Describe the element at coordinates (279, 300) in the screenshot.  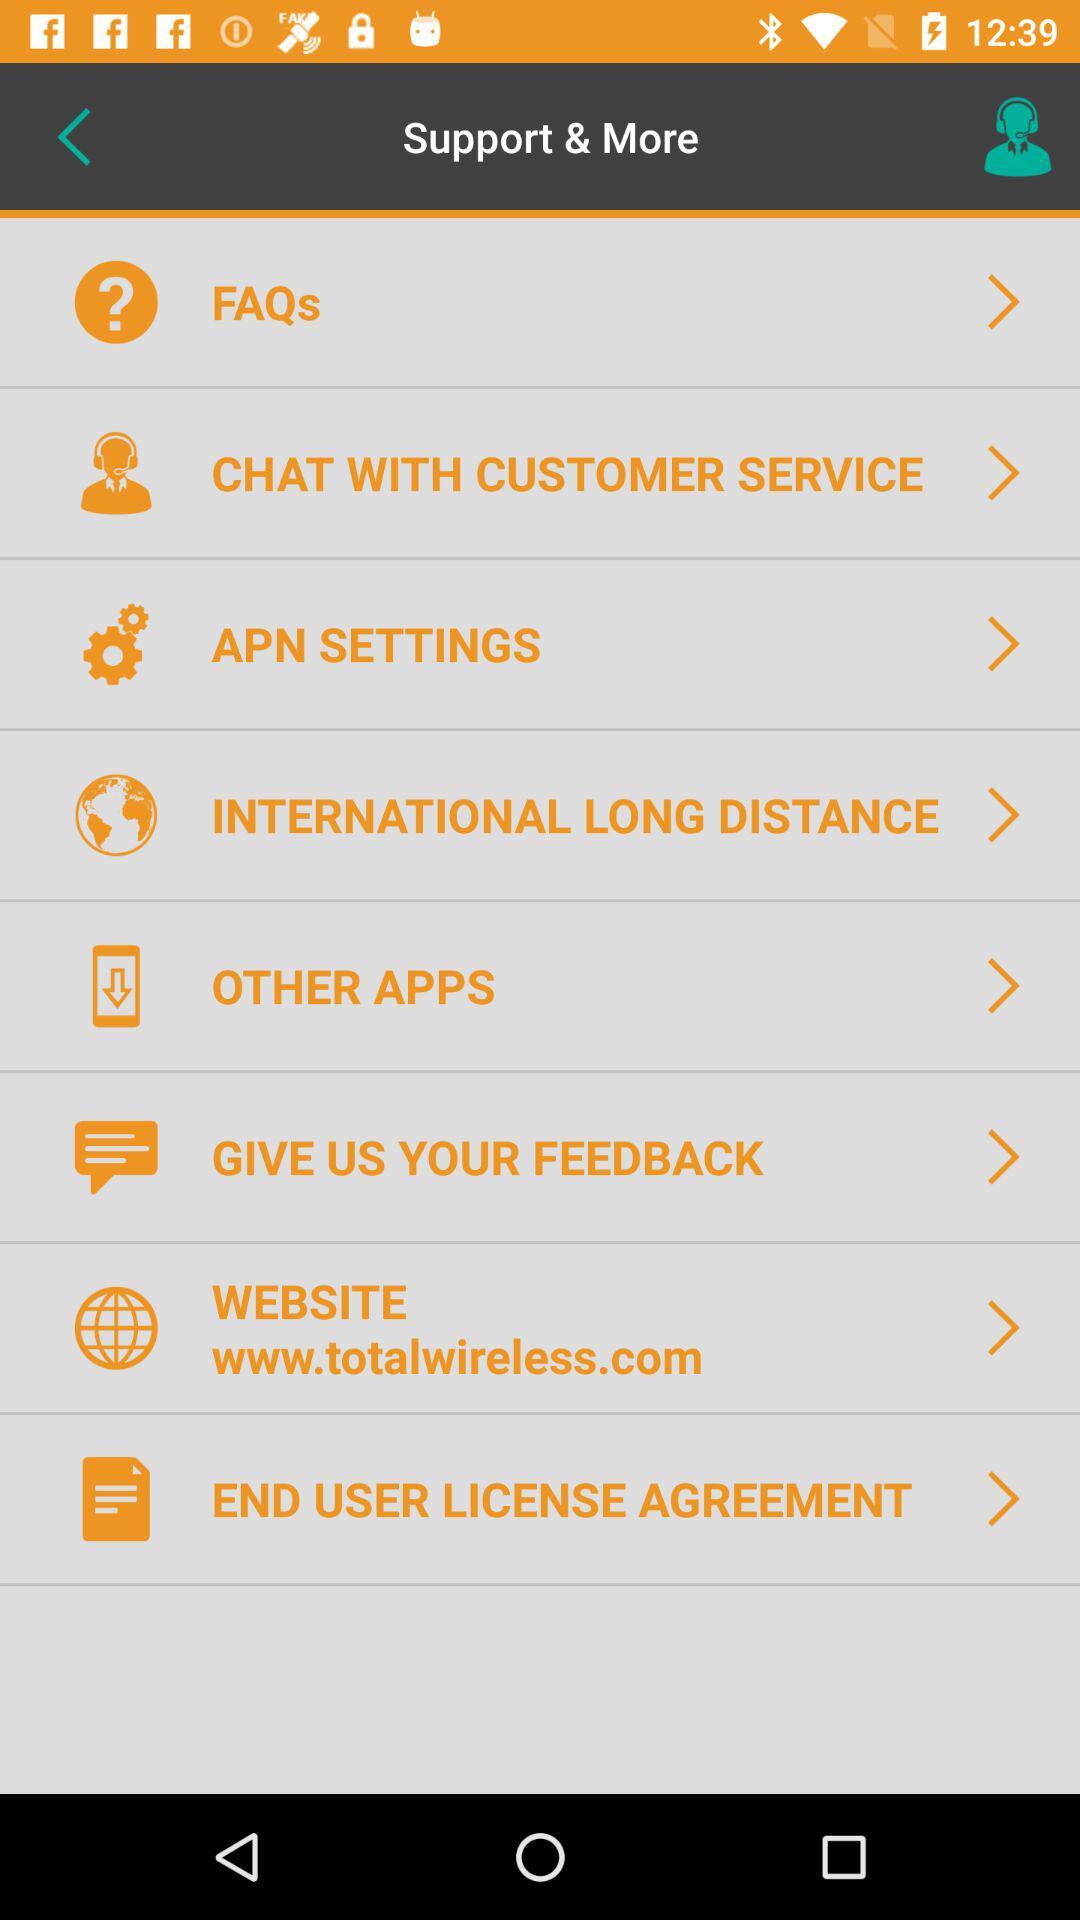
I see `the faqs item` at that location.